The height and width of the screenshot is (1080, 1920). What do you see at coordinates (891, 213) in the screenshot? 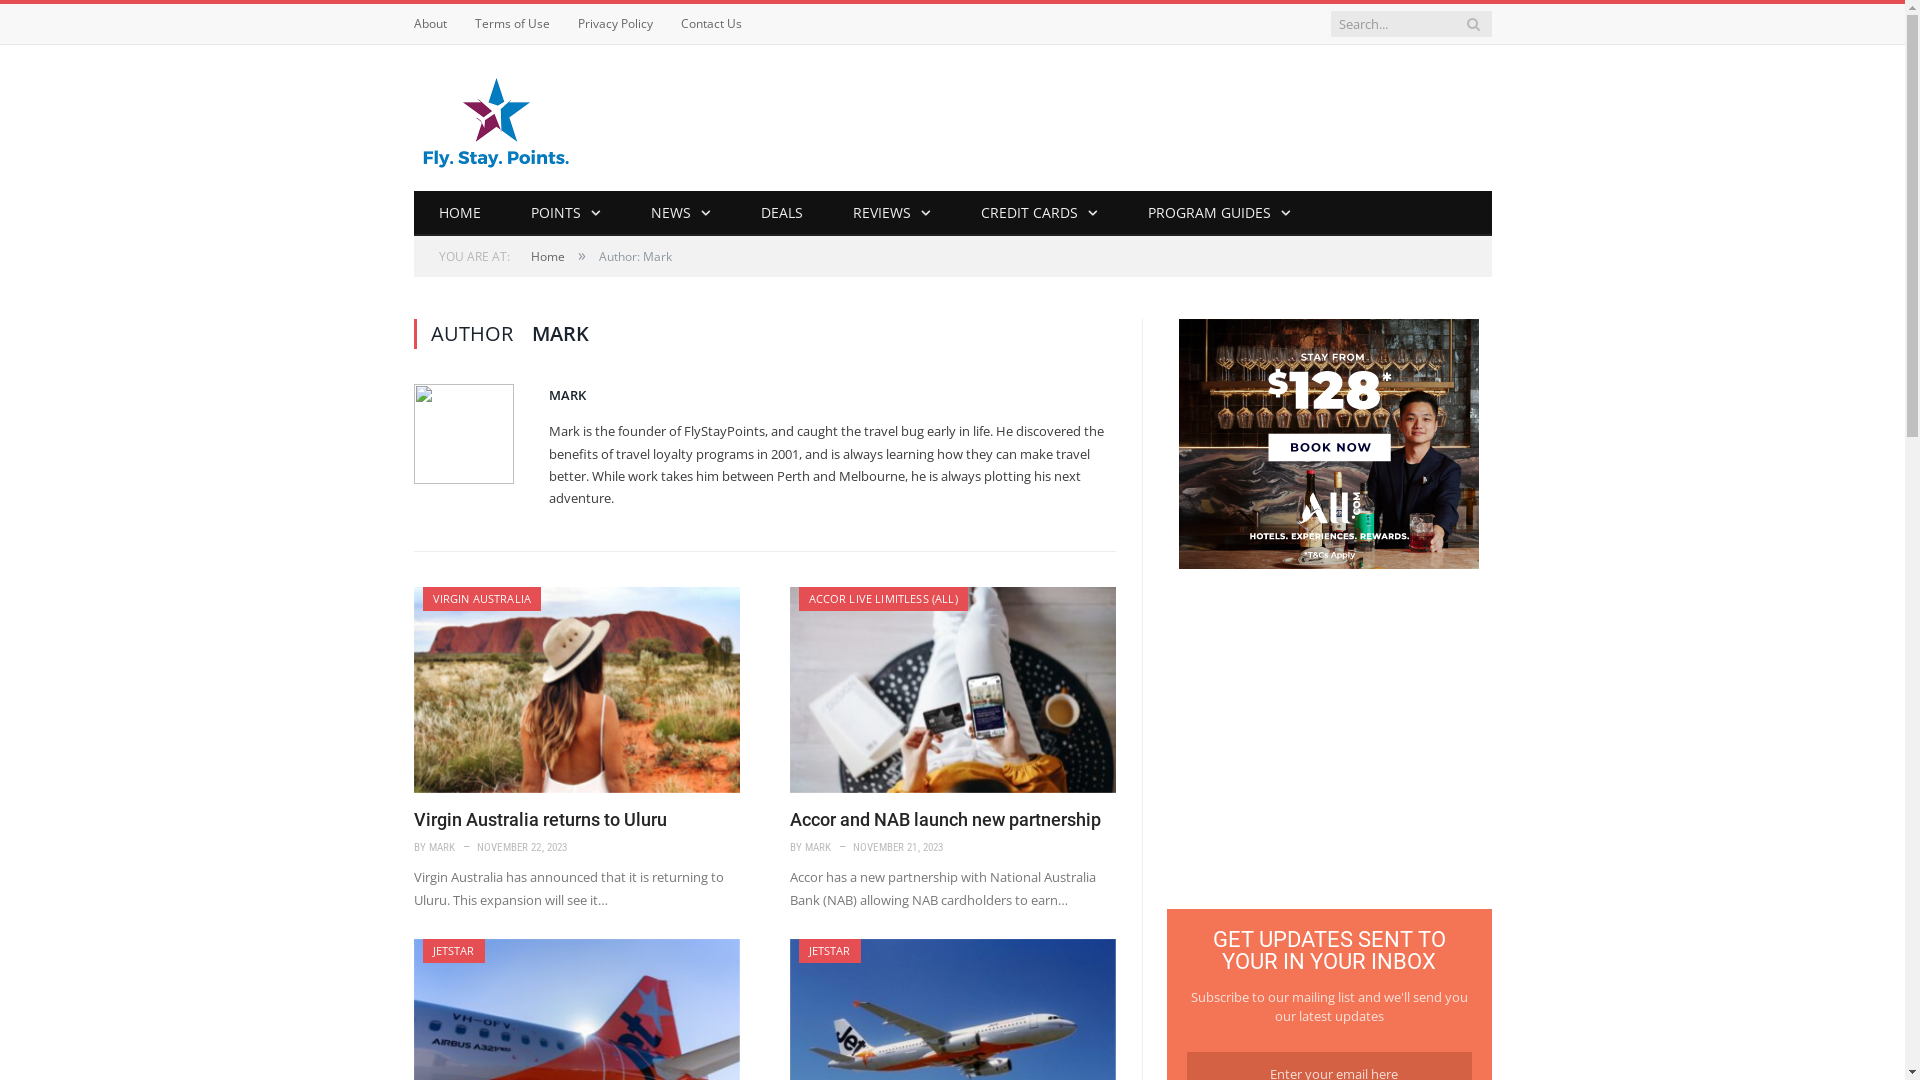
I see `'REVIEWS'` at bounding box center [891, 213].